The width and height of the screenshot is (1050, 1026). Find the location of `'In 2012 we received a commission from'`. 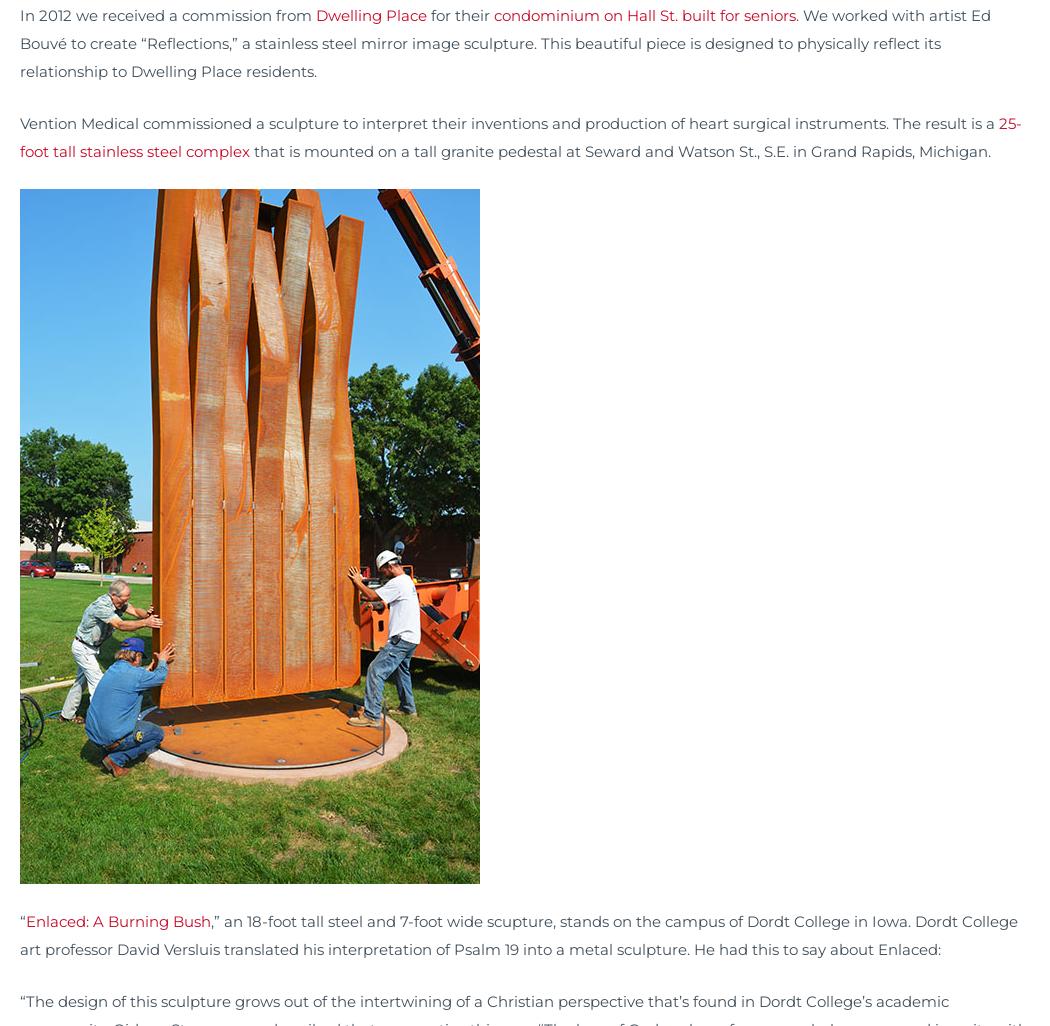

'In 2012 we received a commission from' is located at coordinates (19, 15).